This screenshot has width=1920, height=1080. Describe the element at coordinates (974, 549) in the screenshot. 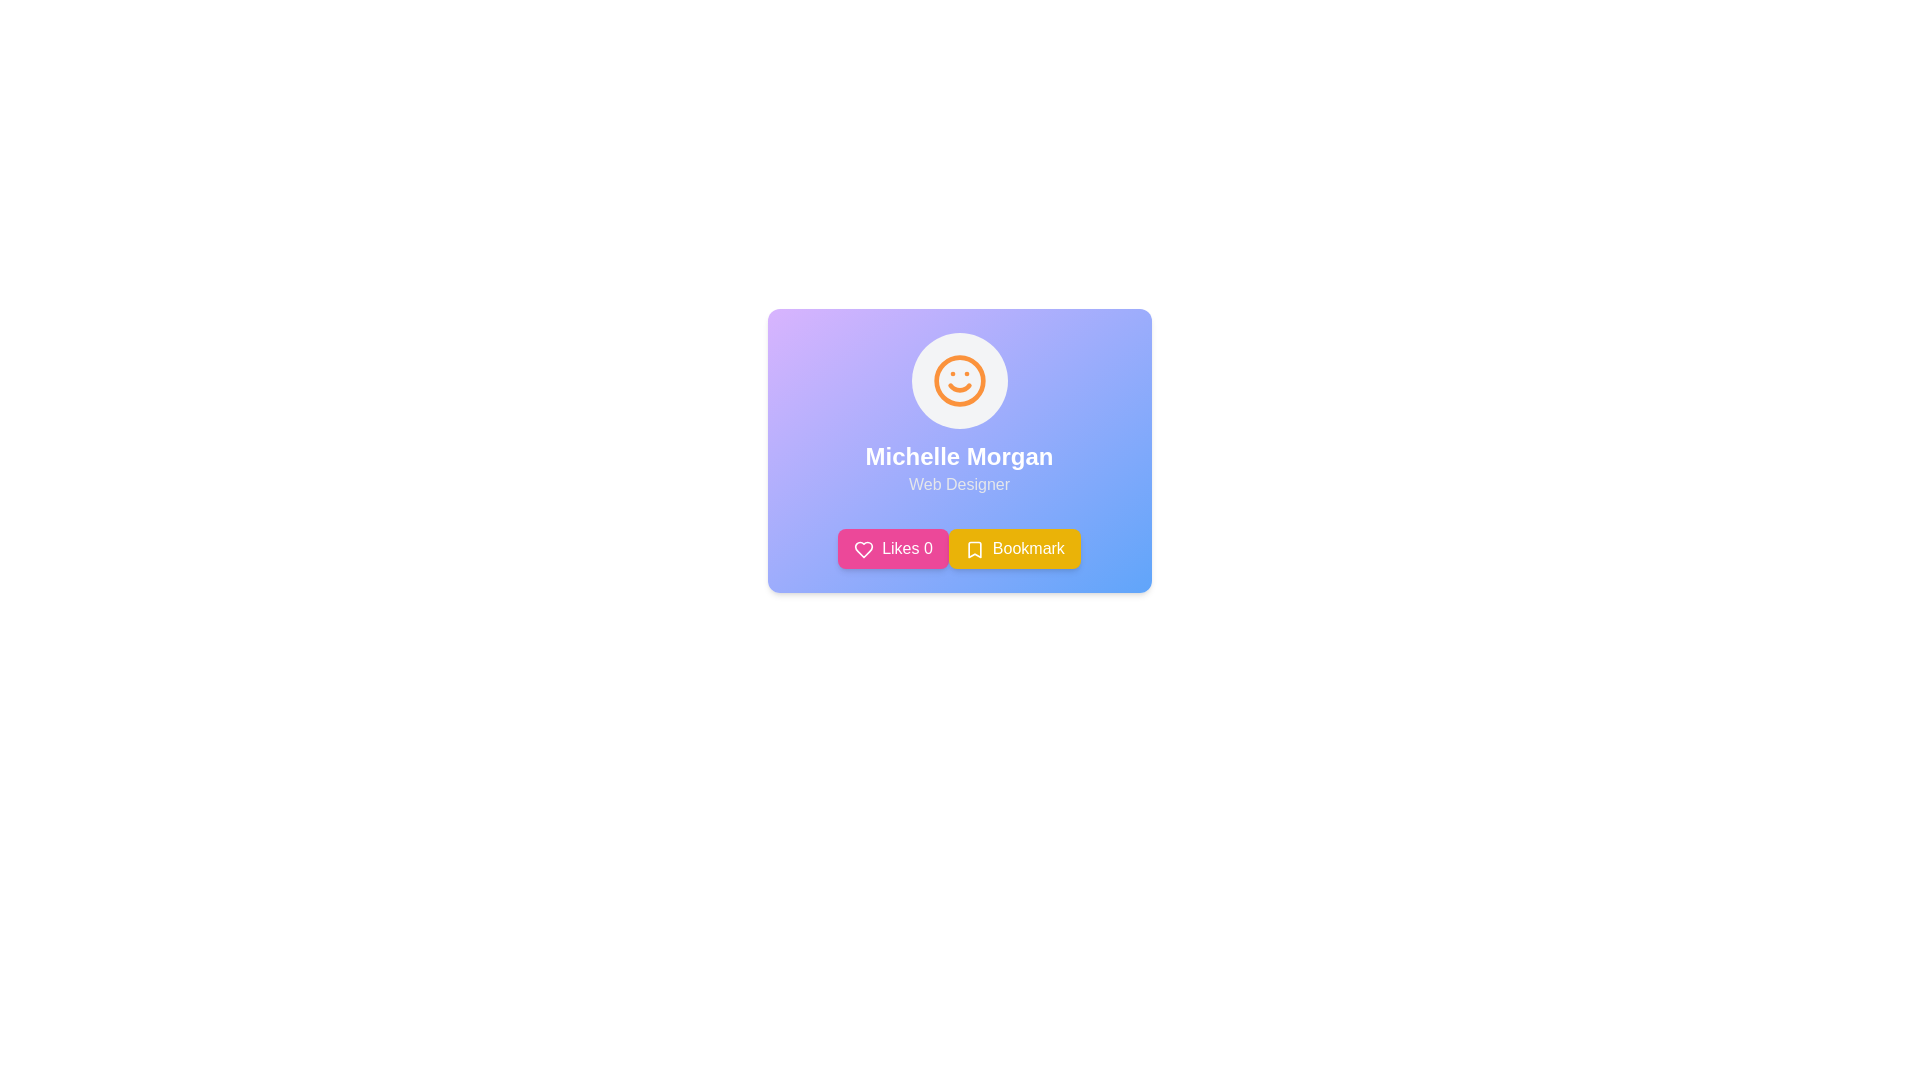

I see `the small bookmark icon, which is styled as a line drawing and located inside the yellow button labeled 'Bookmark'` at that location.